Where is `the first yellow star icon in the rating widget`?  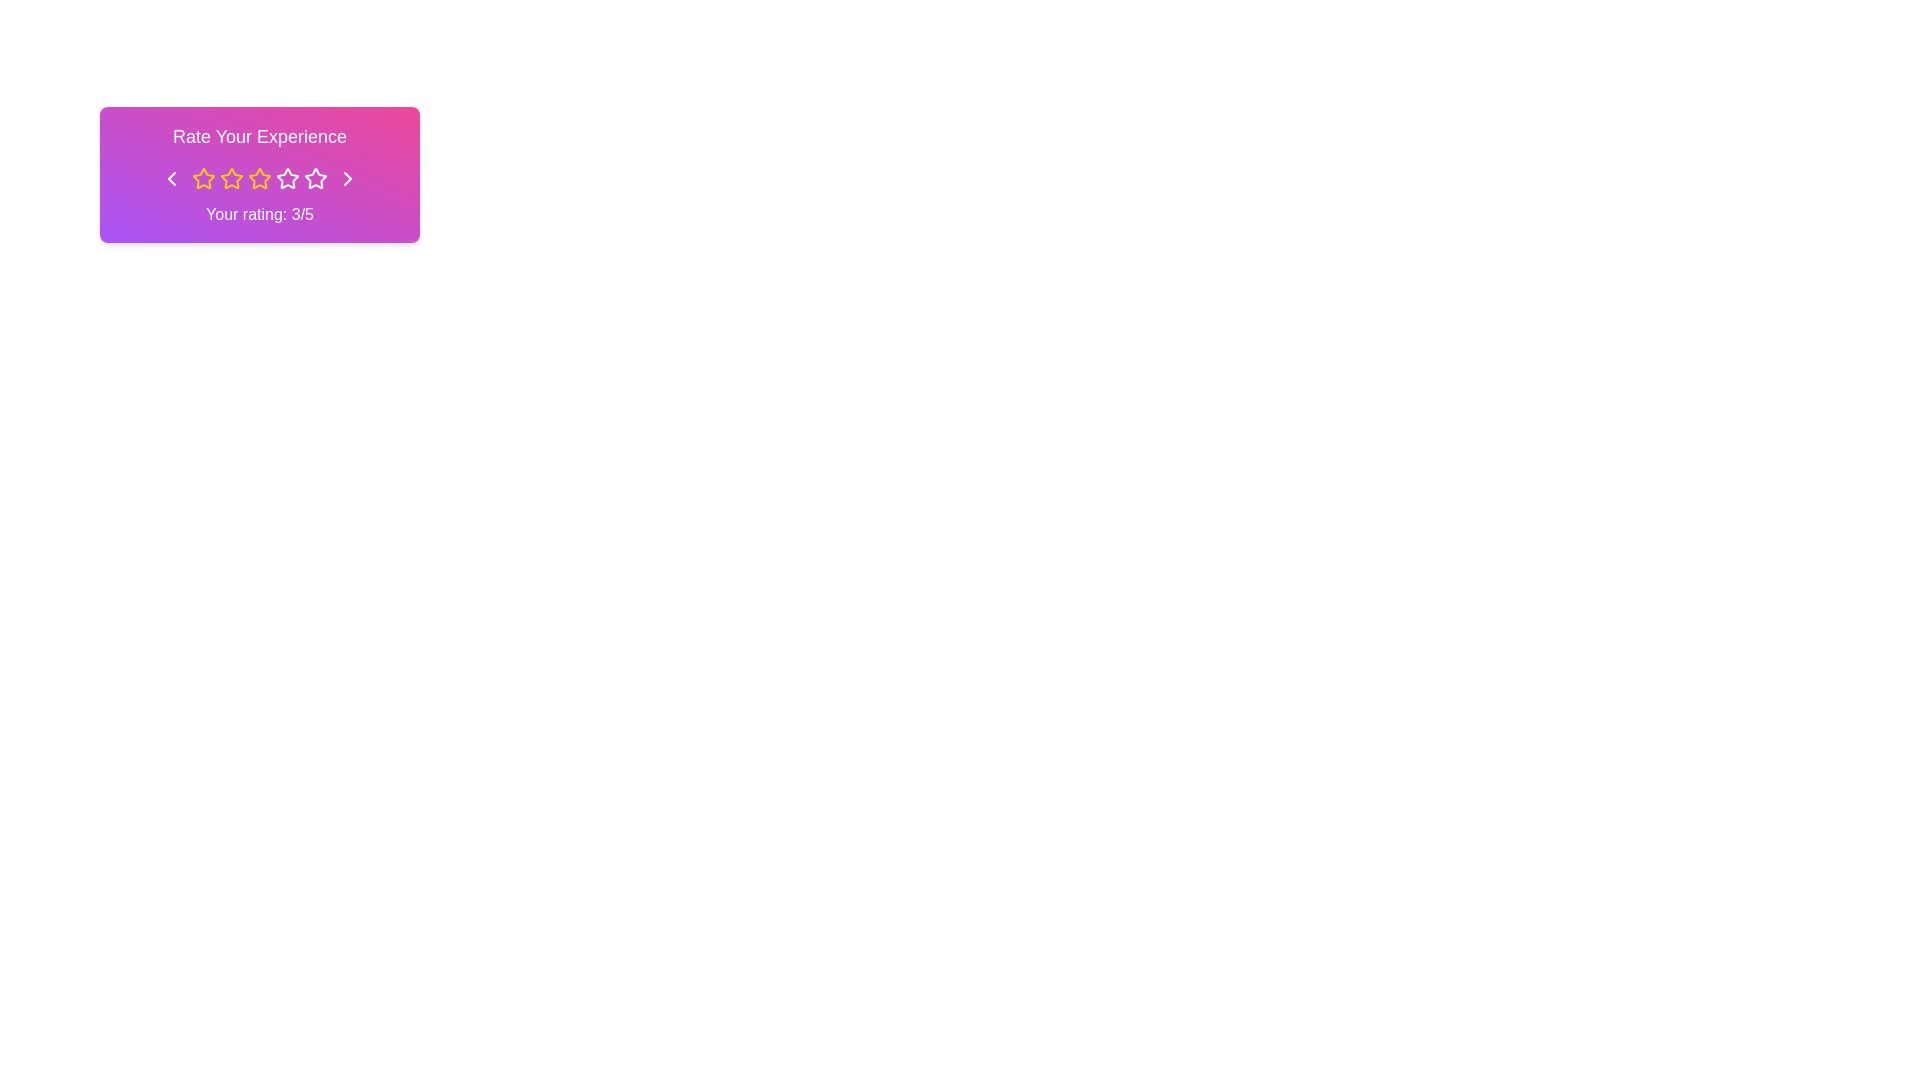 the first yellow star icon in the rating widget is located at coordinates (203, 177).